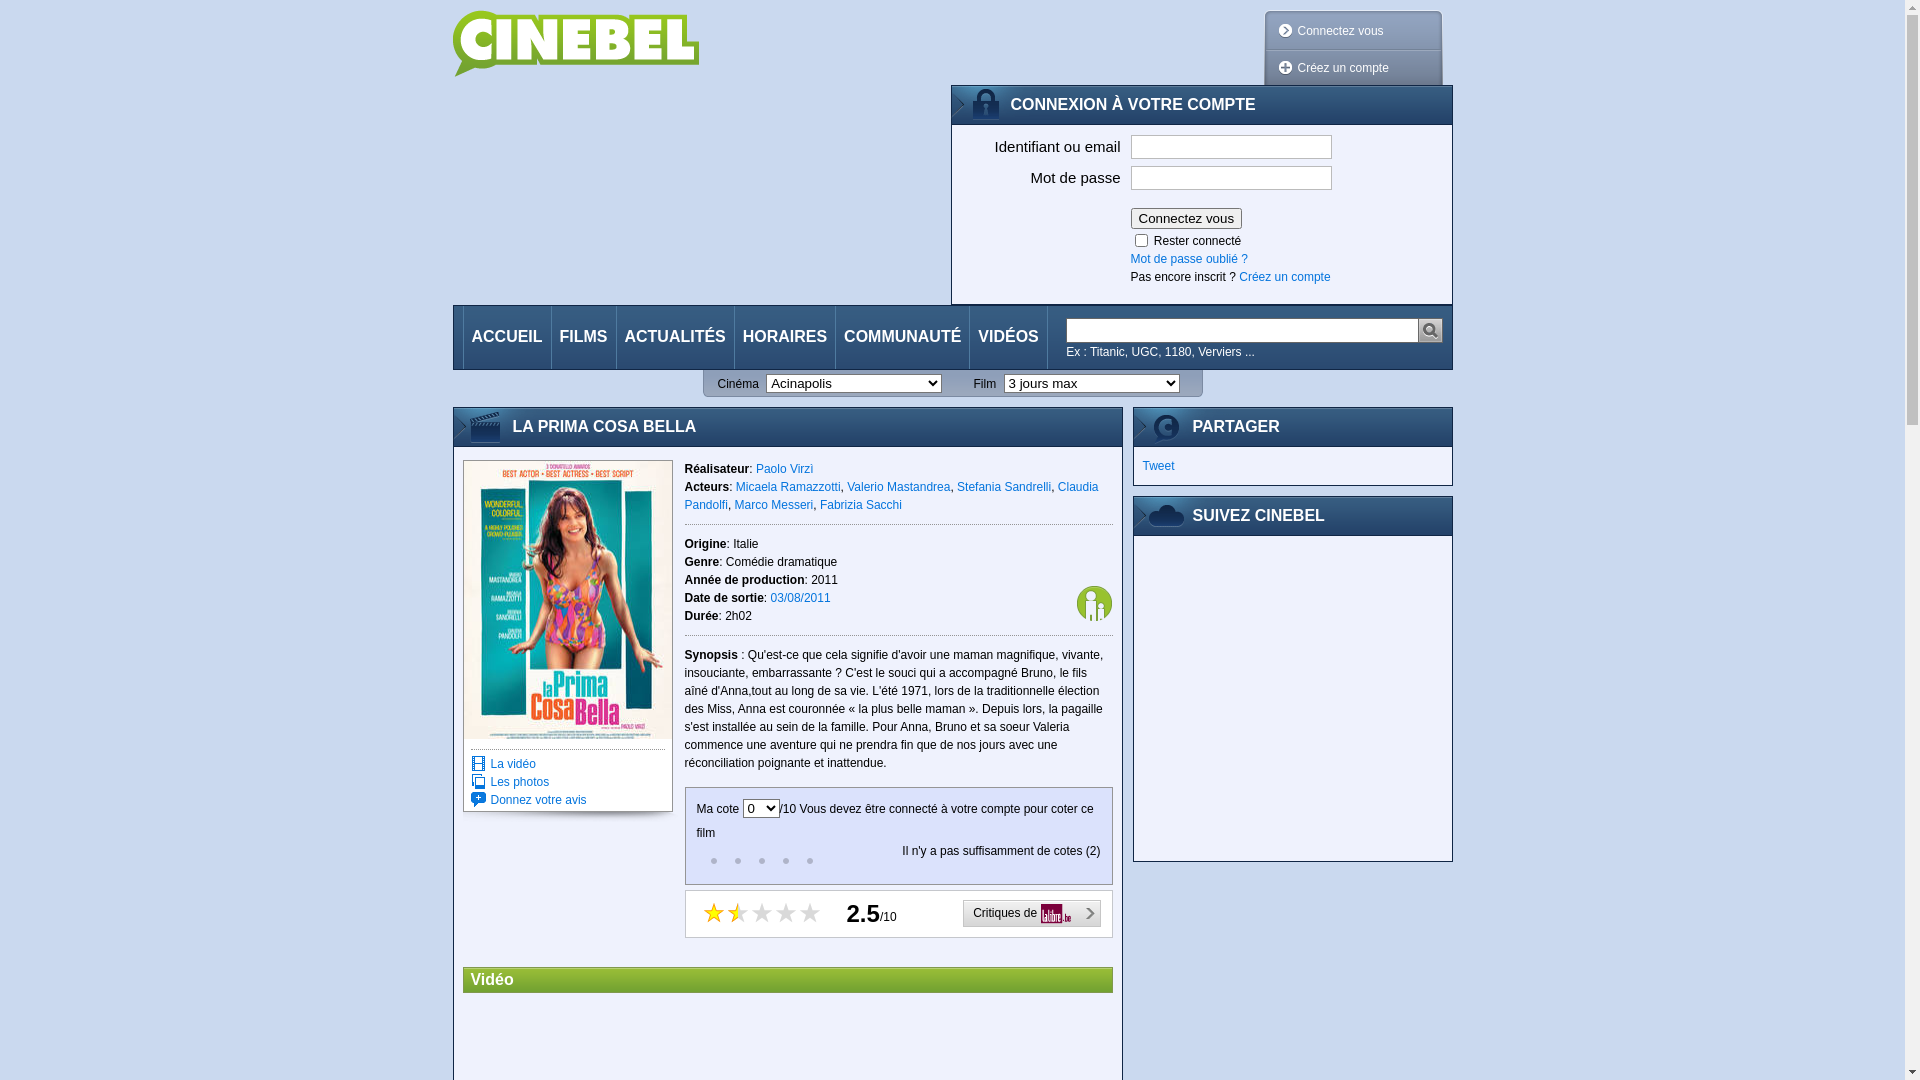 The width and height of the screenshot is (1920, 1080). I want to click on 'Marco Messeri', so click(733, 504).